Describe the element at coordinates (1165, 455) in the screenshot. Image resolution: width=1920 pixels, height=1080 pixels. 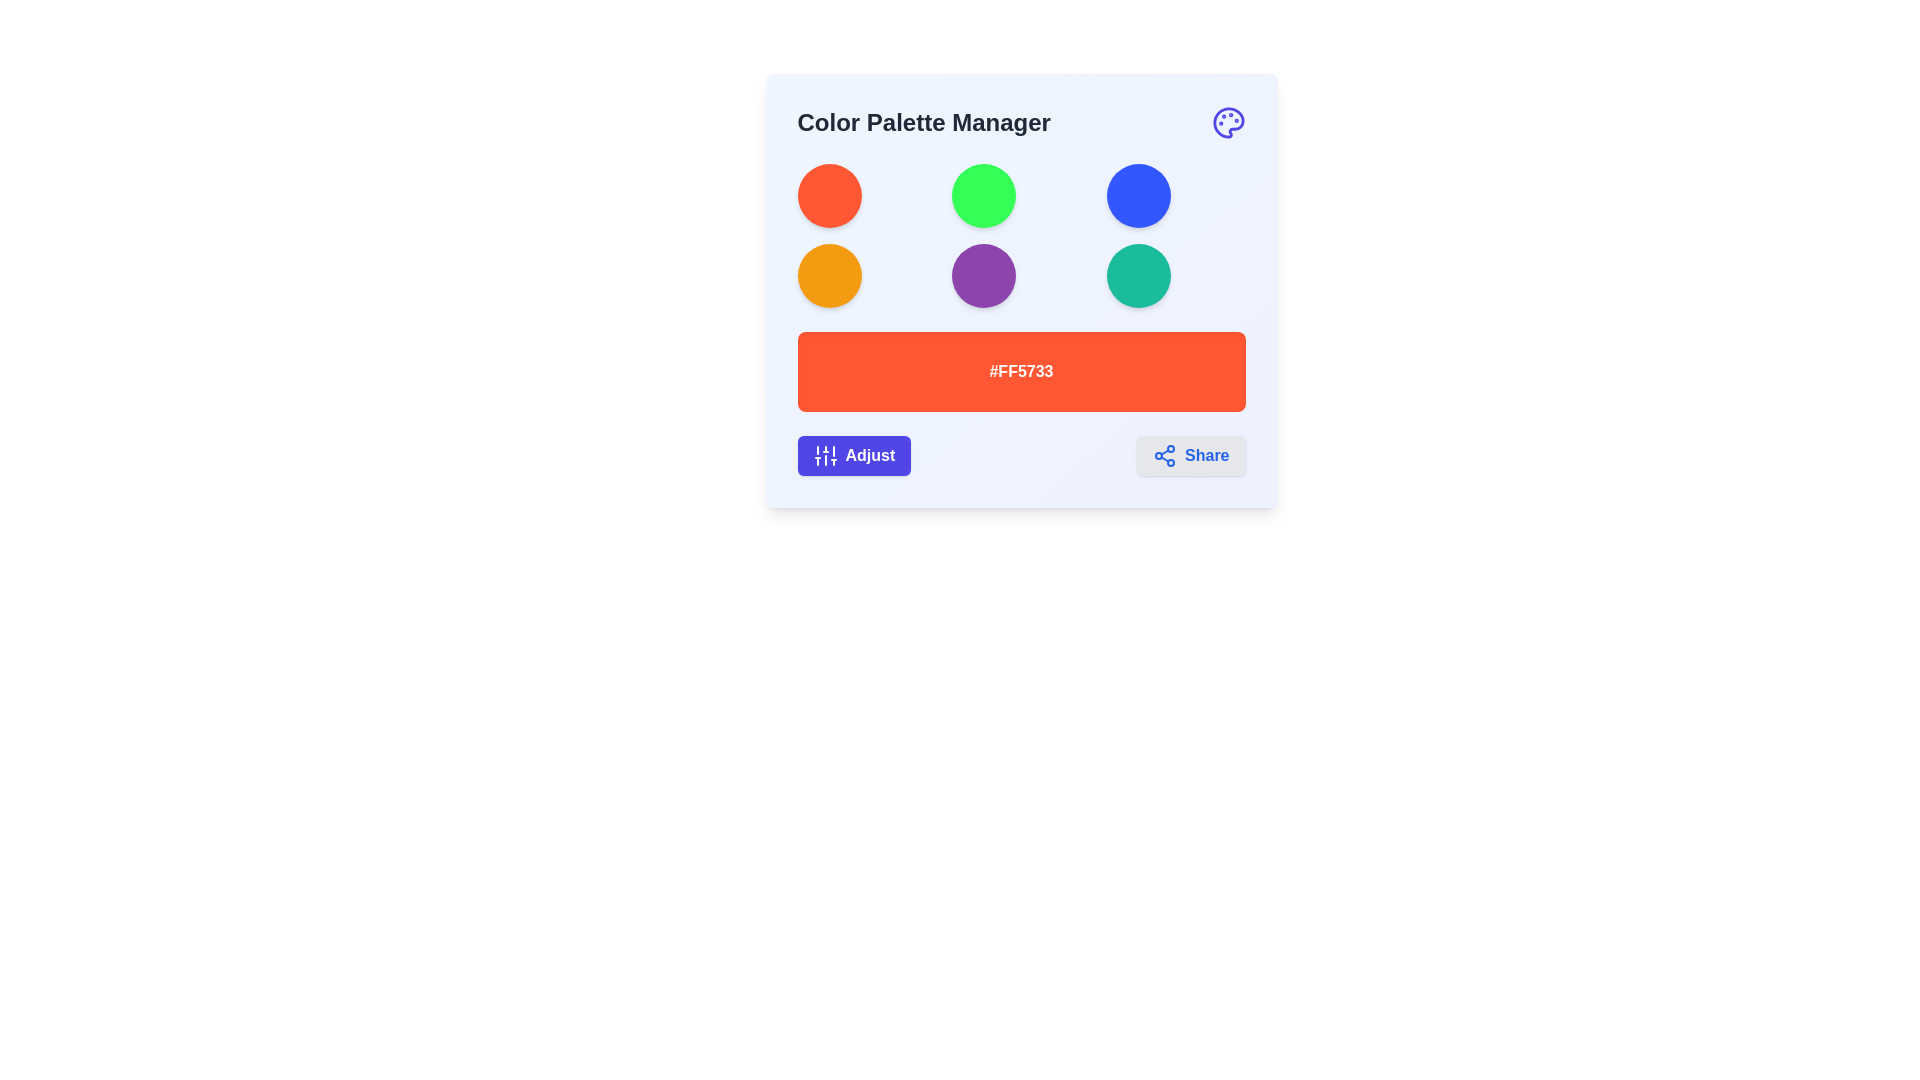
I see `the graphical icon representing sharing, which consists of three circles connected by two lines, located within the 'Share' button in the bottom-right control panel` at that location.